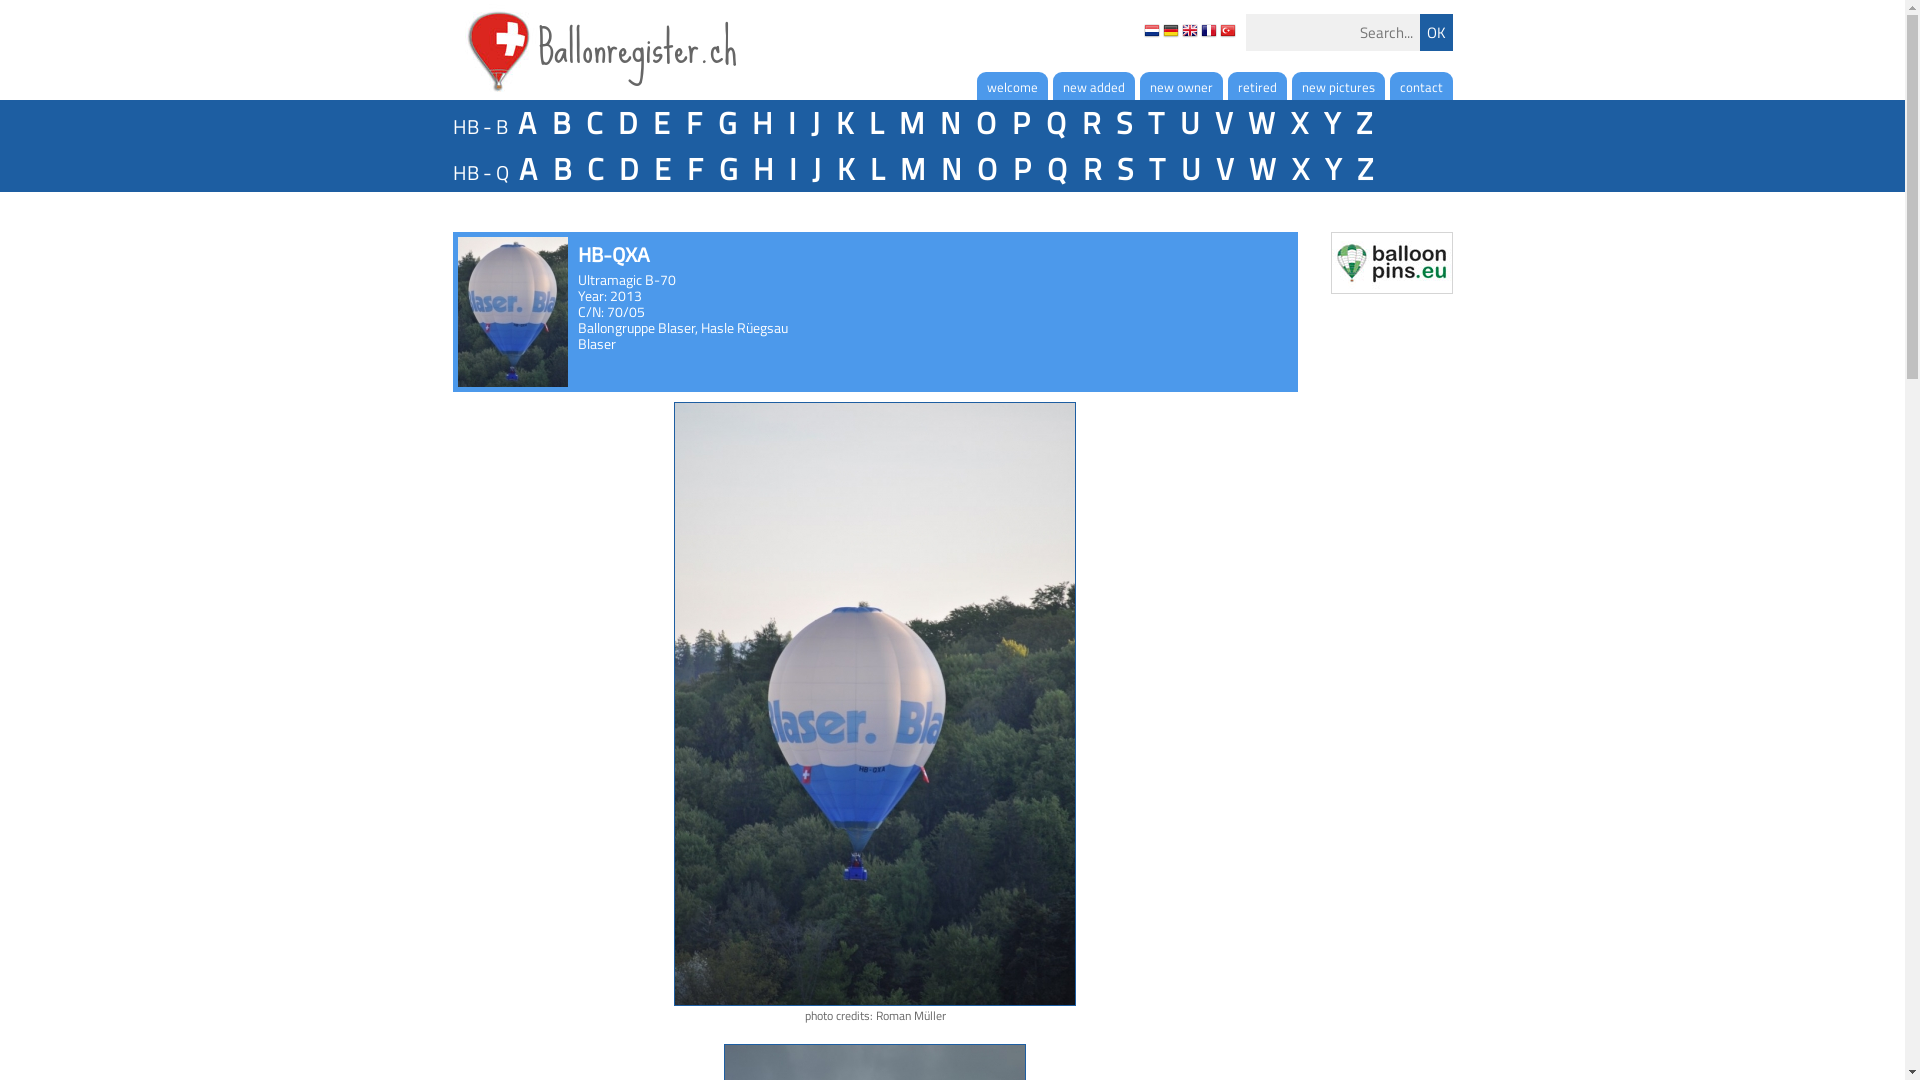 The width and height of the screenshot is (1920, 1080). I want to click on 'O', so click(969, 123).